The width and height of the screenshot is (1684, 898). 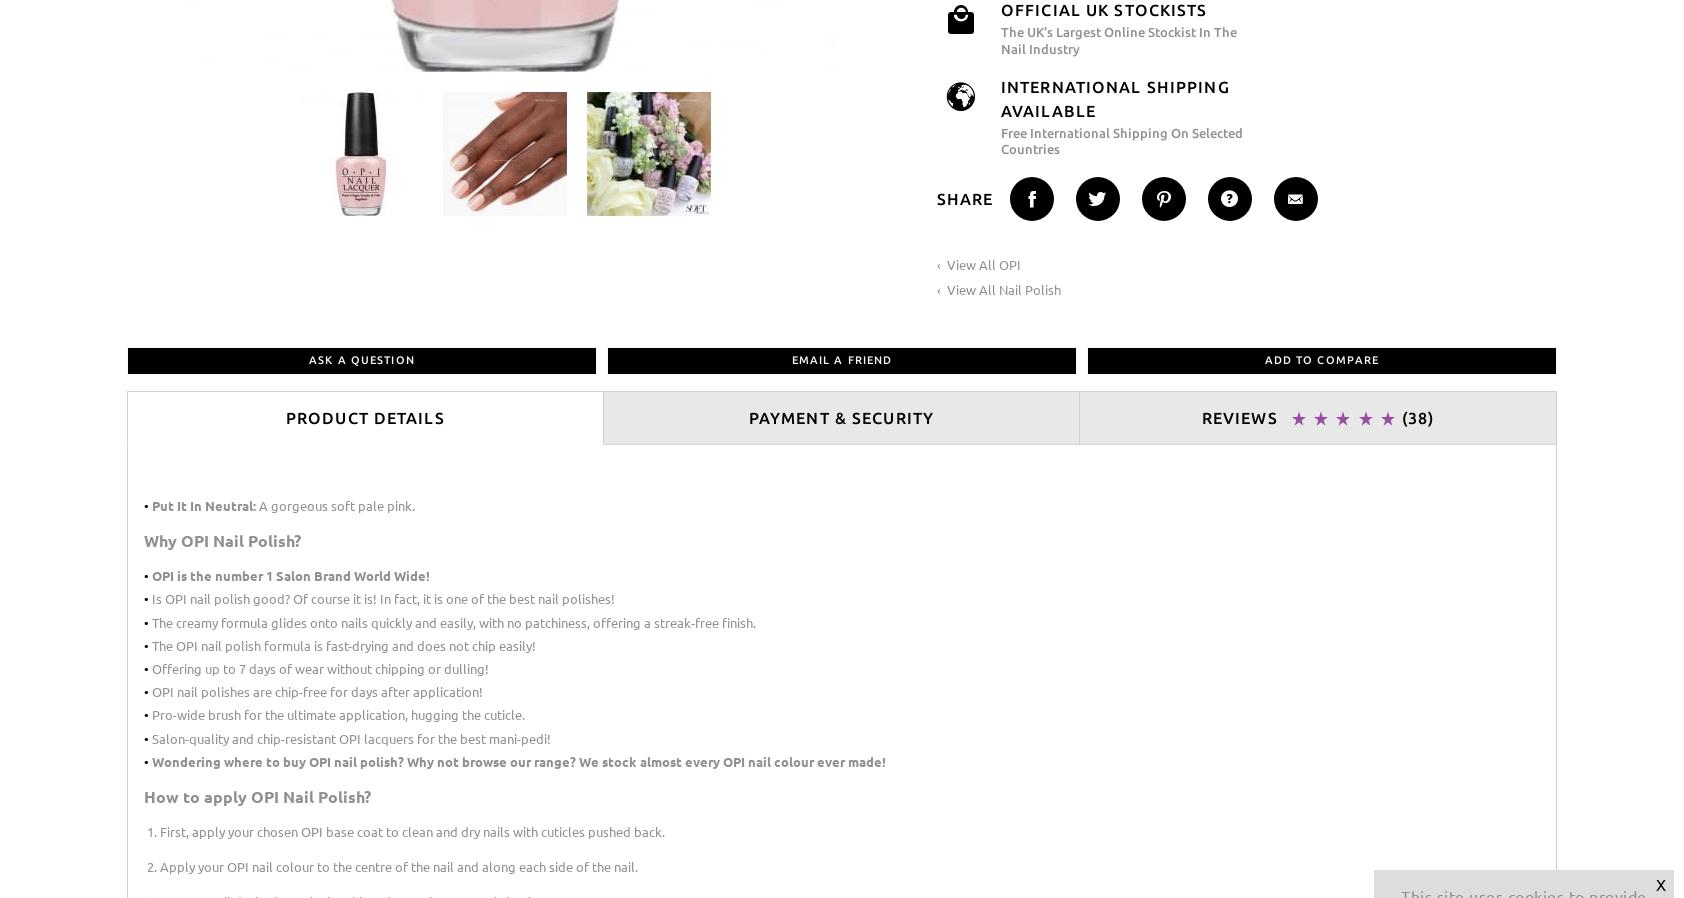 I want to click on 'Skin Care', so click(x=136, y=116).